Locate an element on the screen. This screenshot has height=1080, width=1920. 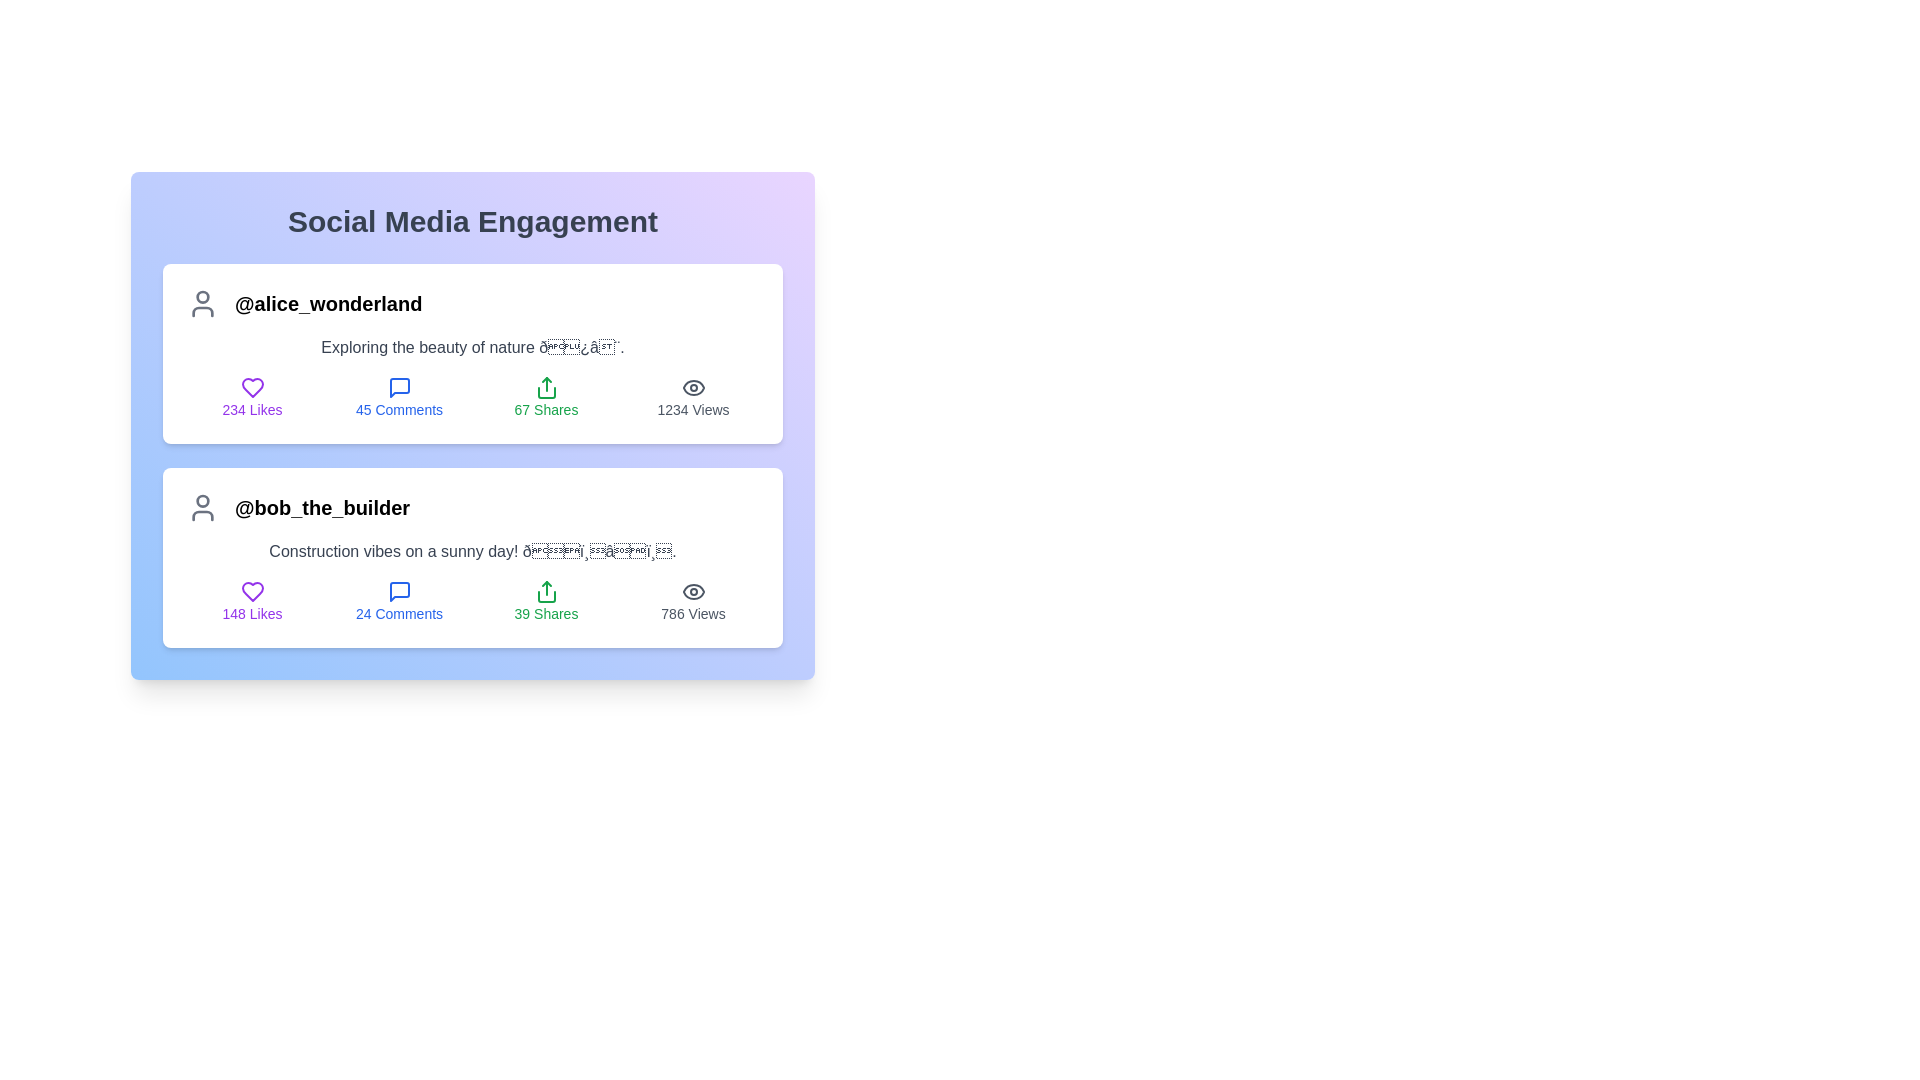
the purple heart icon located to the left of the '234 Likes' text for the '@alice_wonderland' post is located at coordinates (251, 388).